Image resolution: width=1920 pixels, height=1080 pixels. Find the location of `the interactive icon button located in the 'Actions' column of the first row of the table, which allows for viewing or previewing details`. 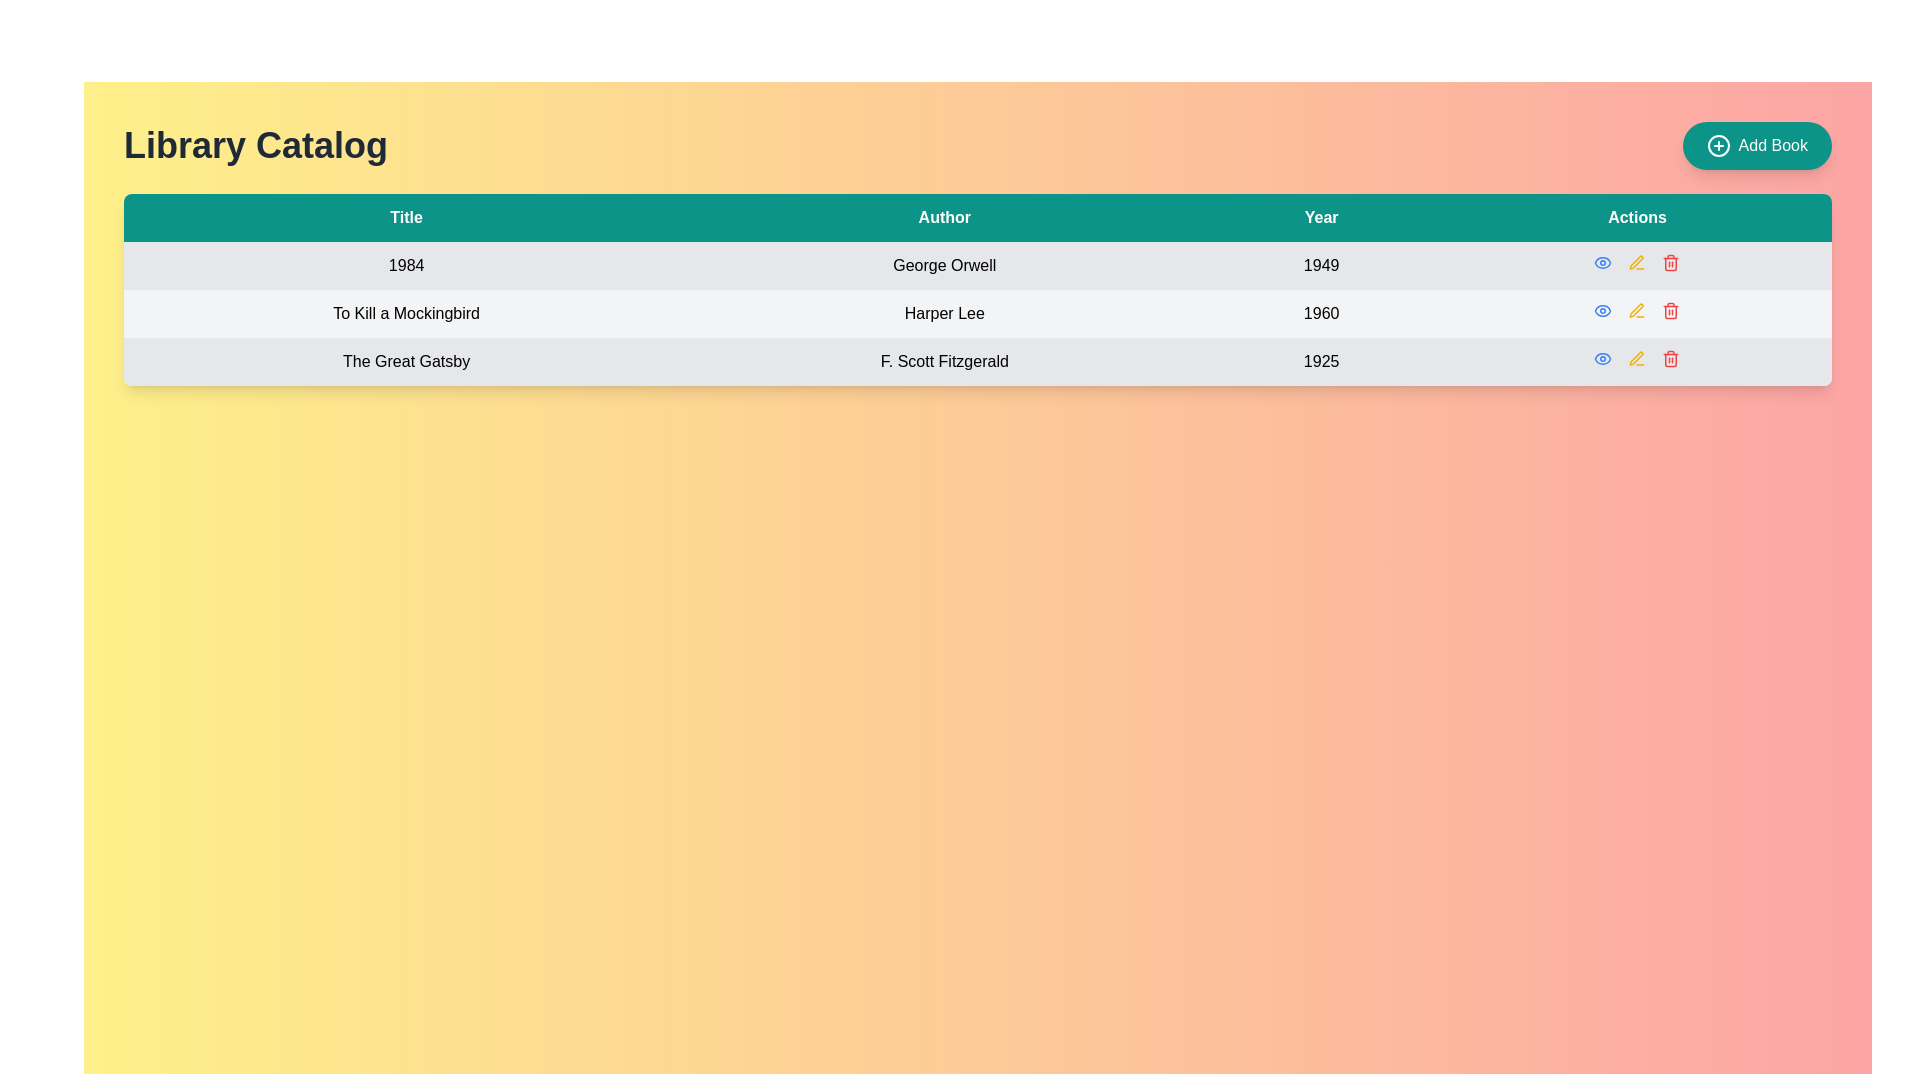

the interactive icon button located in the 'Actions' column of the first row of the table, which allows for viewing or previewing details is located at coordinates (1603, 261).